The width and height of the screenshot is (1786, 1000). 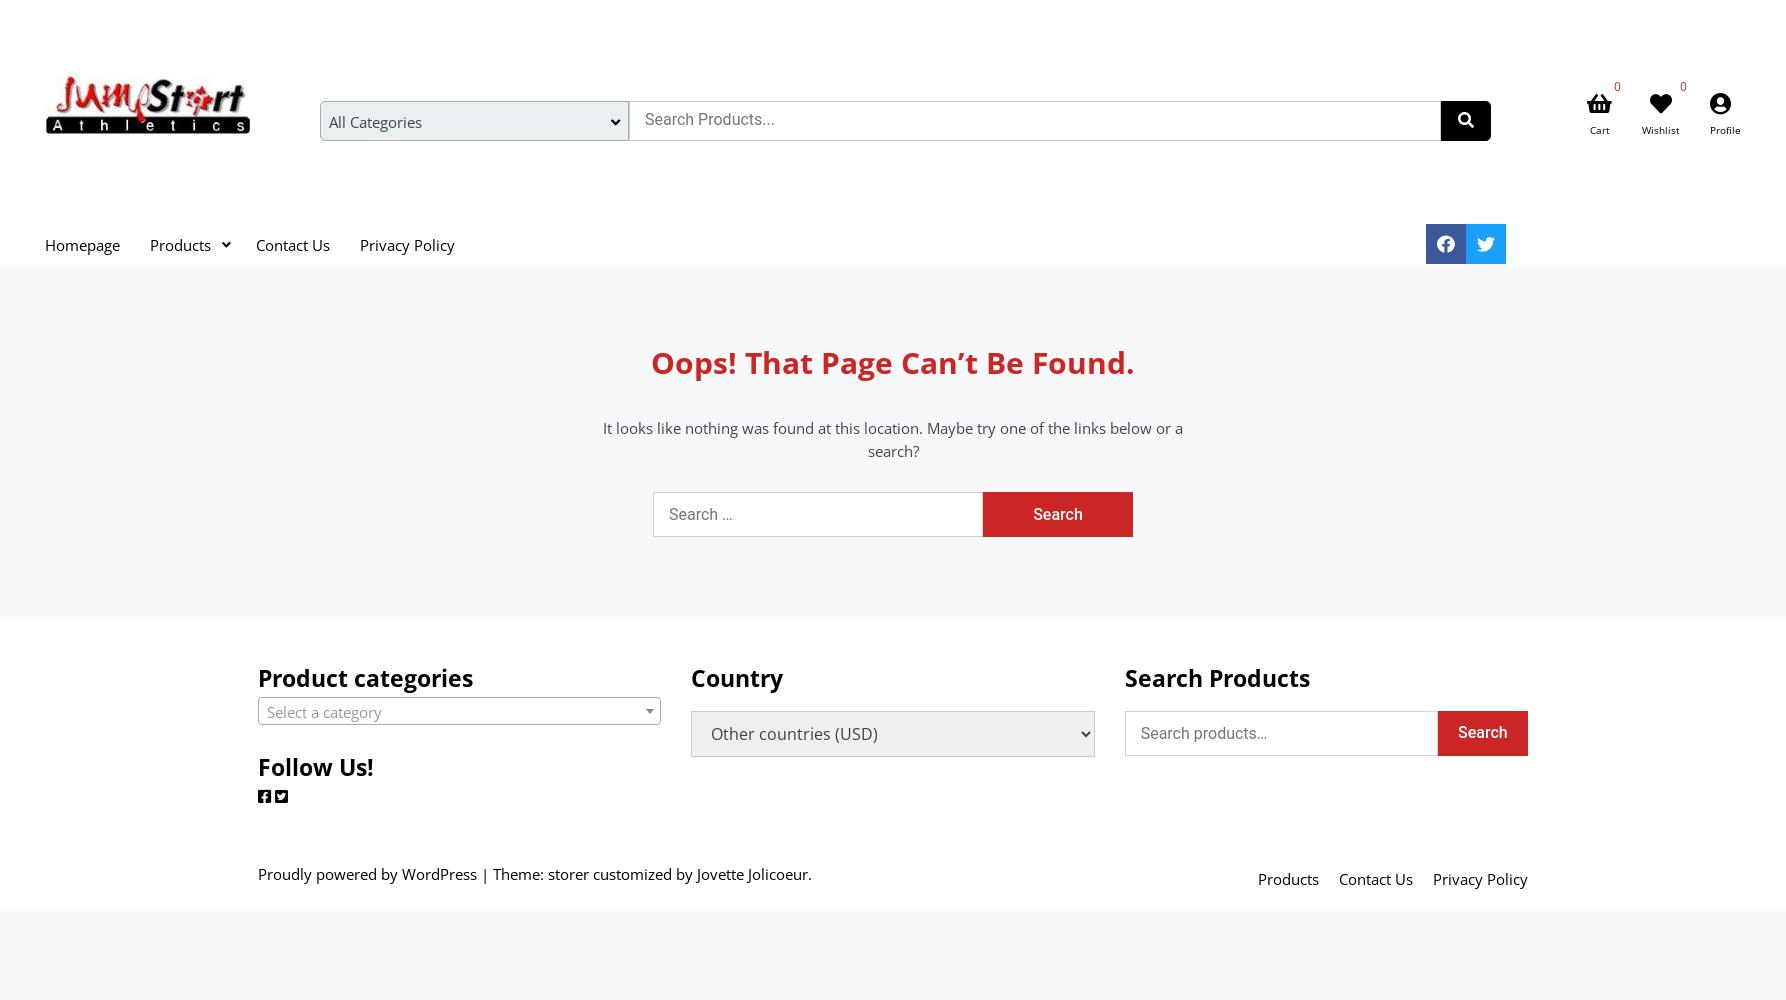 What do you see at coordinates (375, 121) in the screenshot?
I see `'All Categories'` at bounding box center [375, 121].